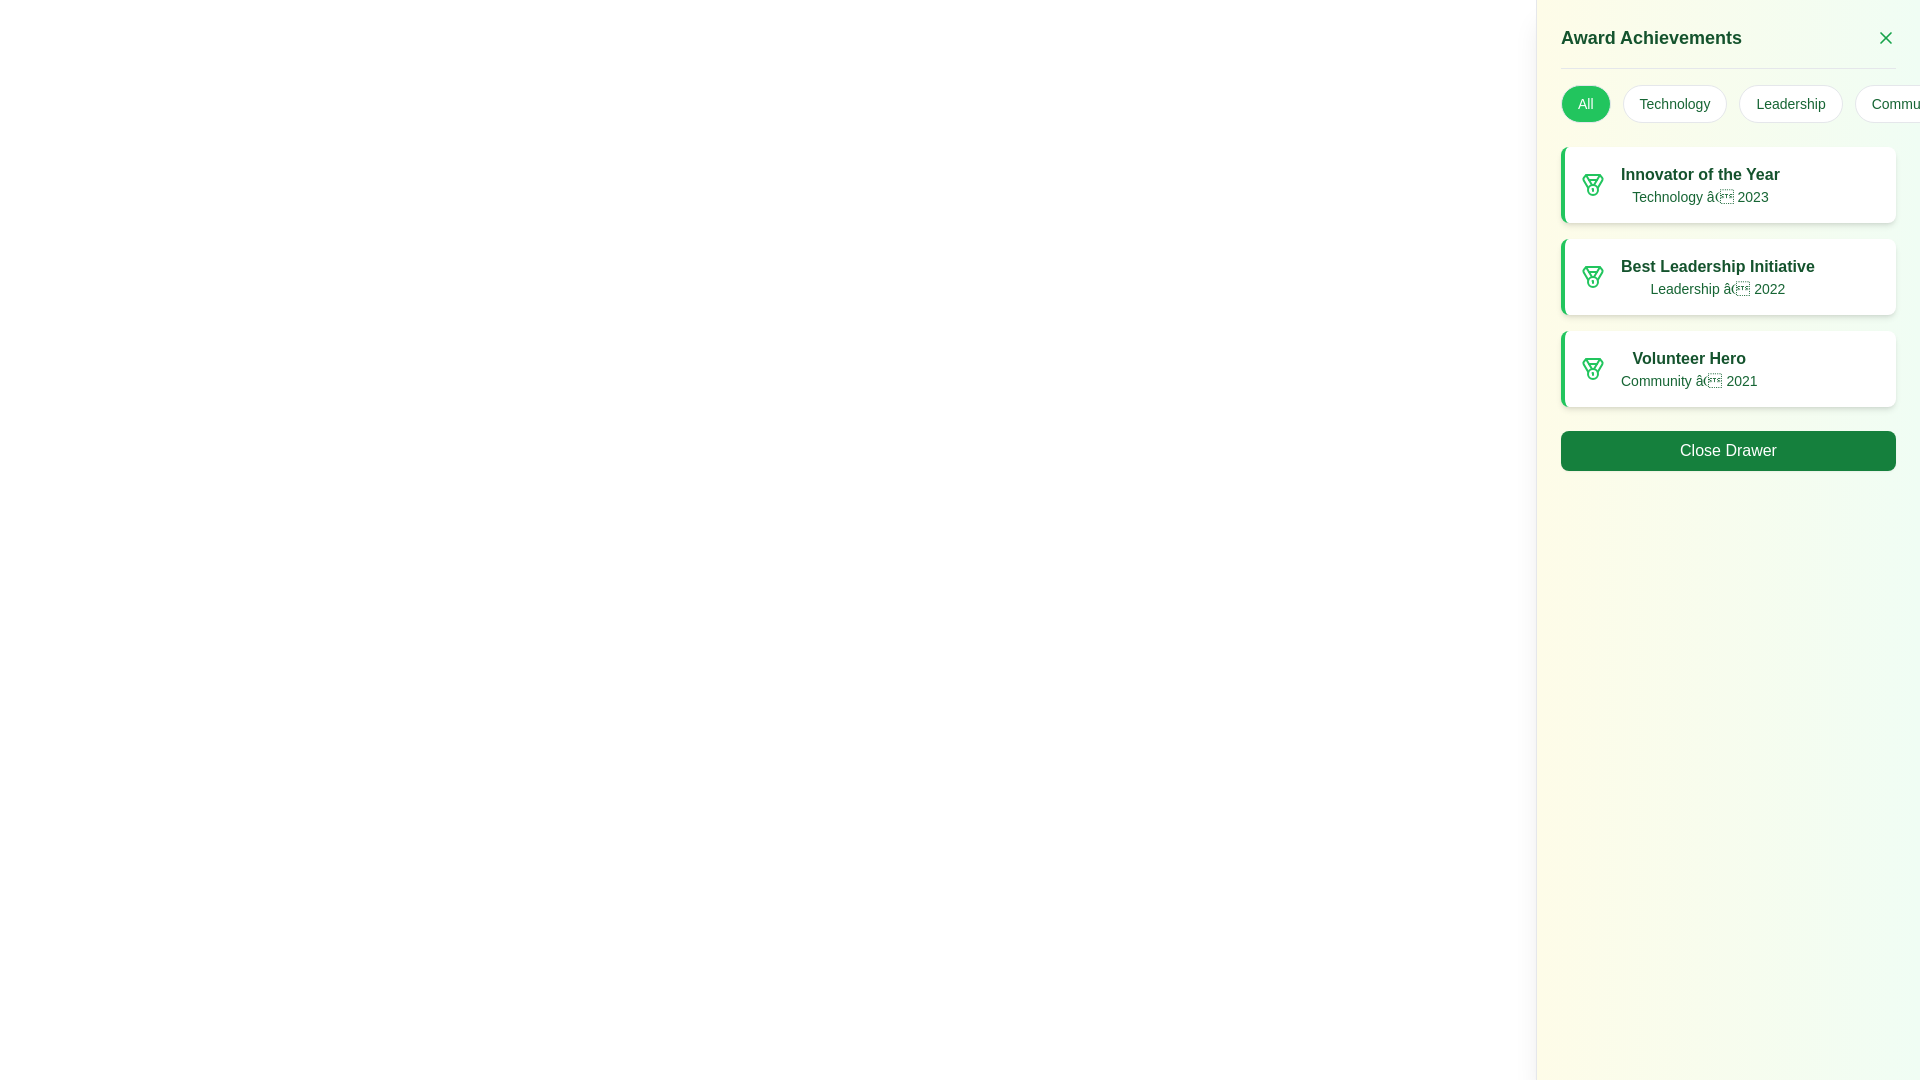  What do you see at coordinates (1688, 381) in the screenshot?
I see `the text label reading 'Community – 2021' which is styled with a green font color and is positioned below the 'Volunteer Hero' text in the third card of the 'Award Achievements' section` at bounding box center [1688, 381].